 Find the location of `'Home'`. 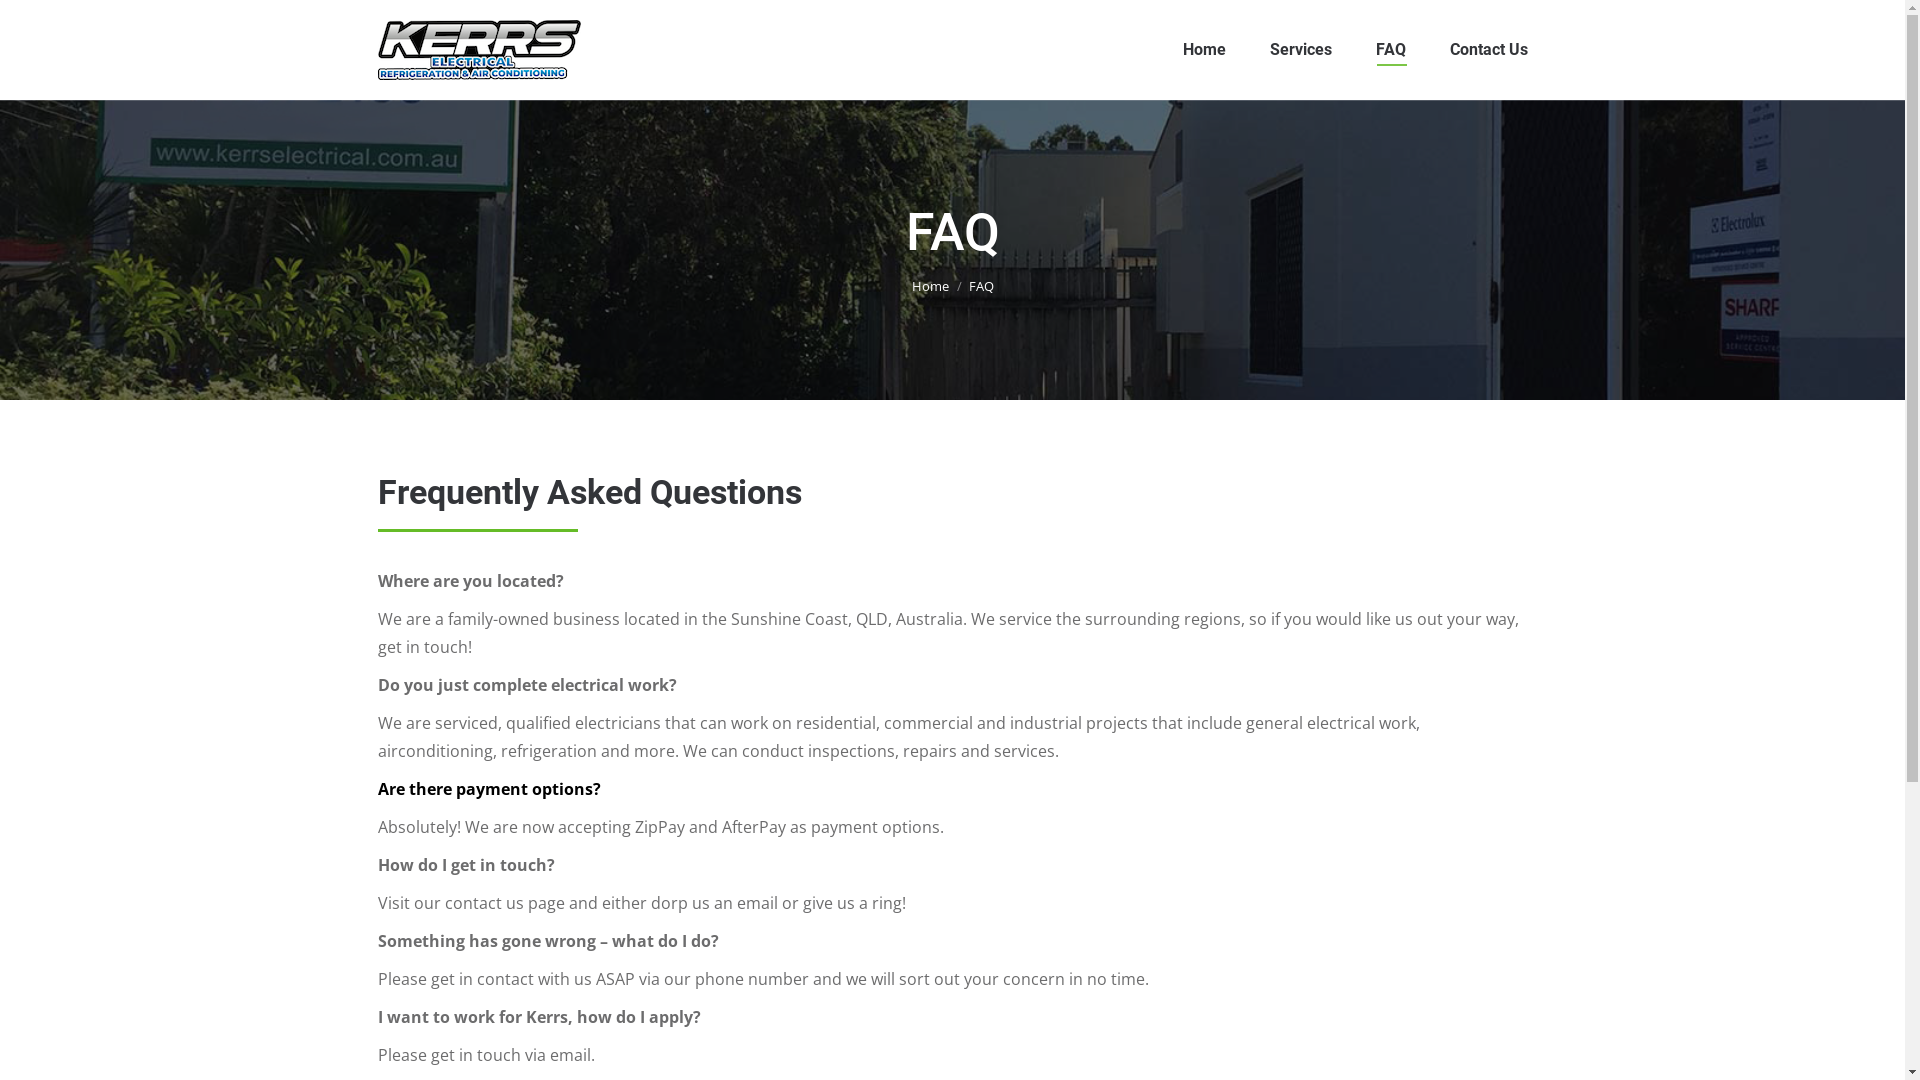

'Home' is located at coordinates (929, 285).